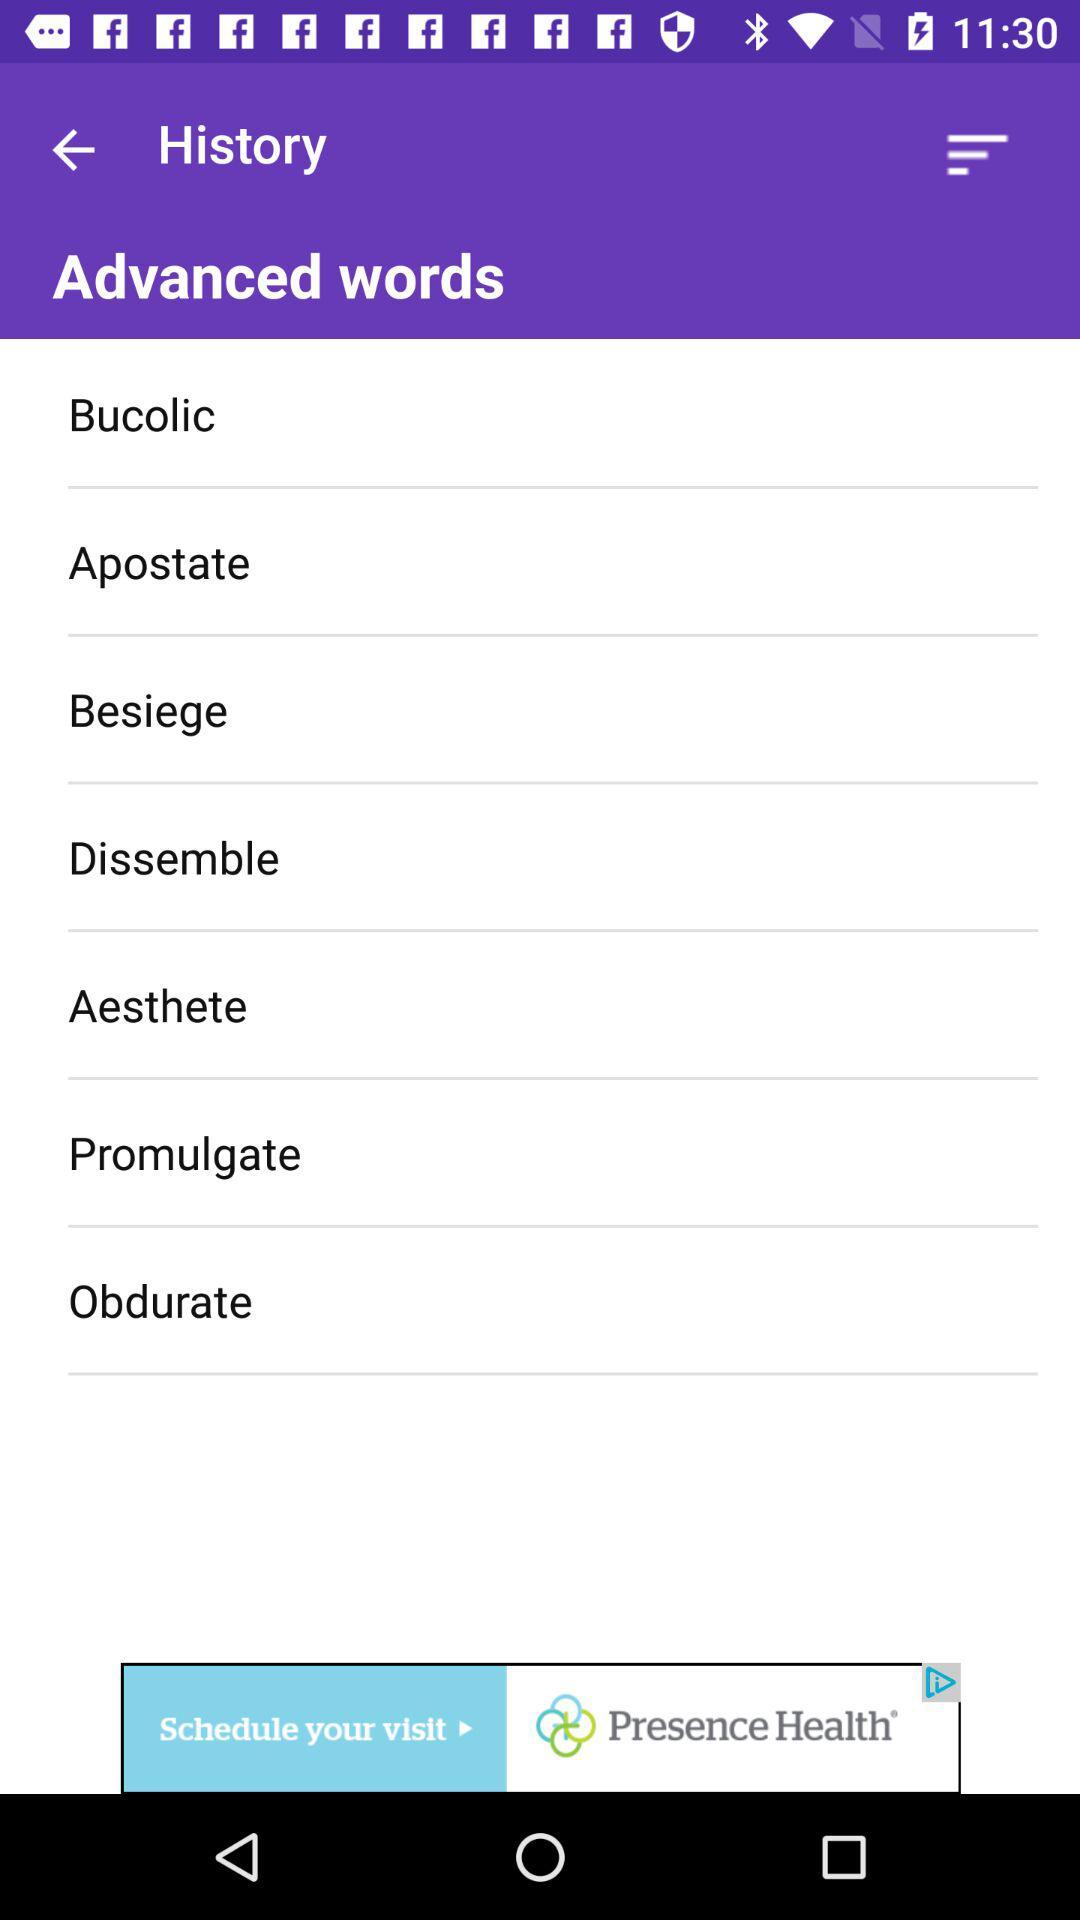  I want to click on menu, so click(976, 153).